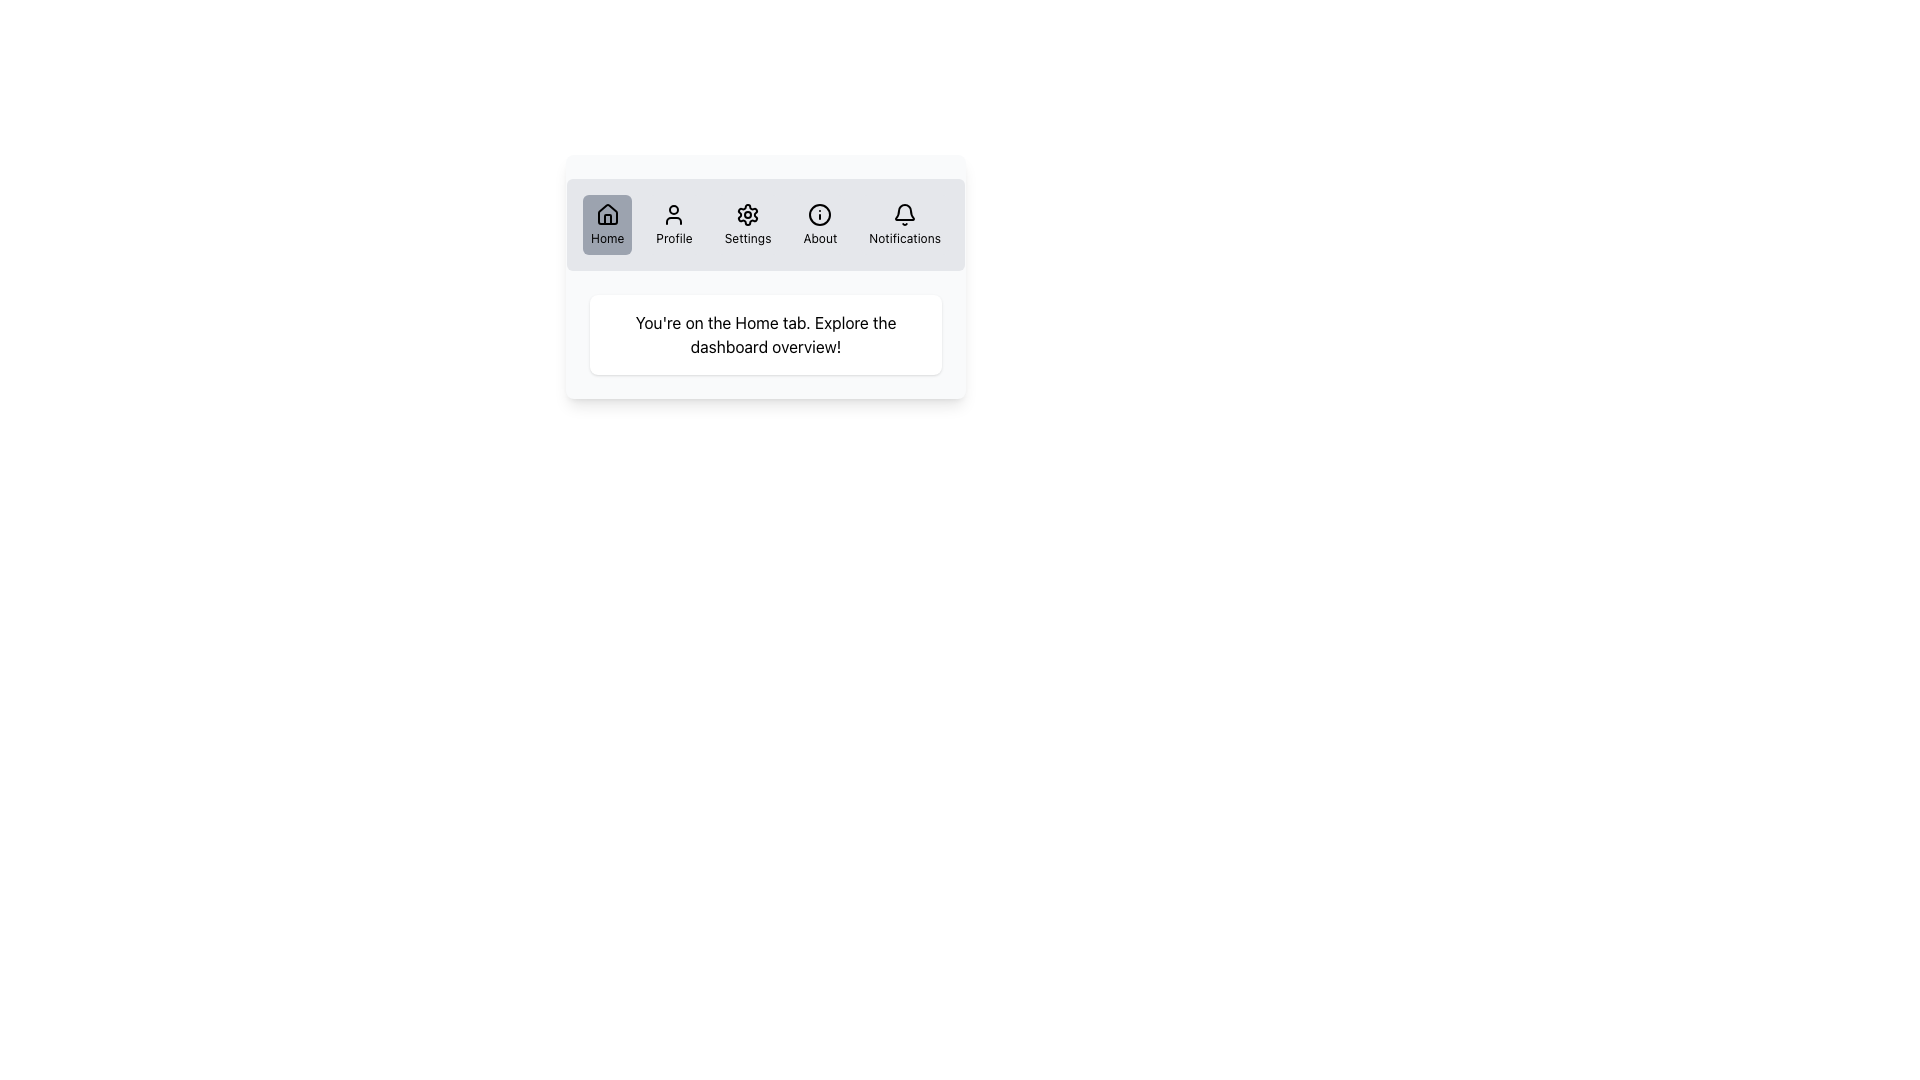  What do you see at coordinates (765, 334) in the screenshot?
I see `static text message 'You're on the Home tab. Explore the dashboard overview!' displayed in black on a white background, centrally aligned within the card below the navigation menu` at bounding box center [765, 334].